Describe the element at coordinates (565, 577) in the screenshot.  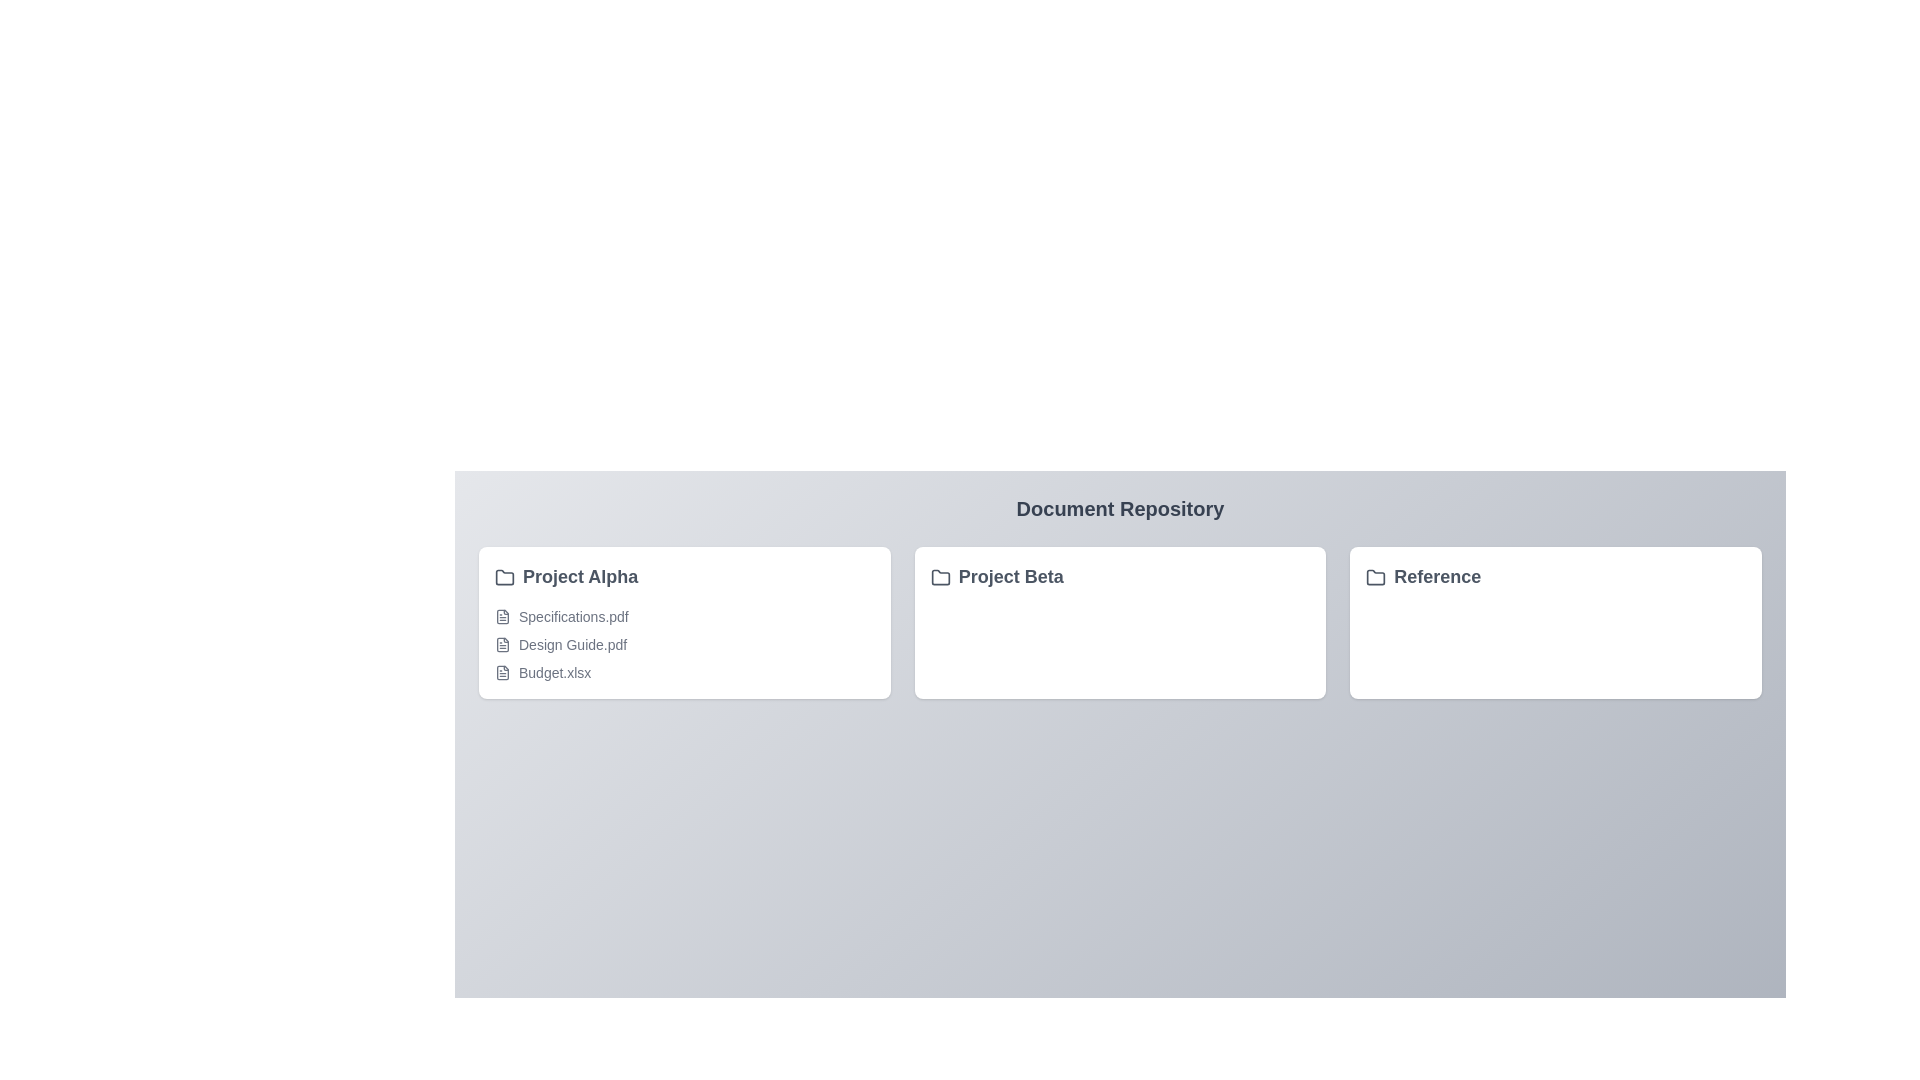
I see `the 'Project Alpha' text label` at that location.